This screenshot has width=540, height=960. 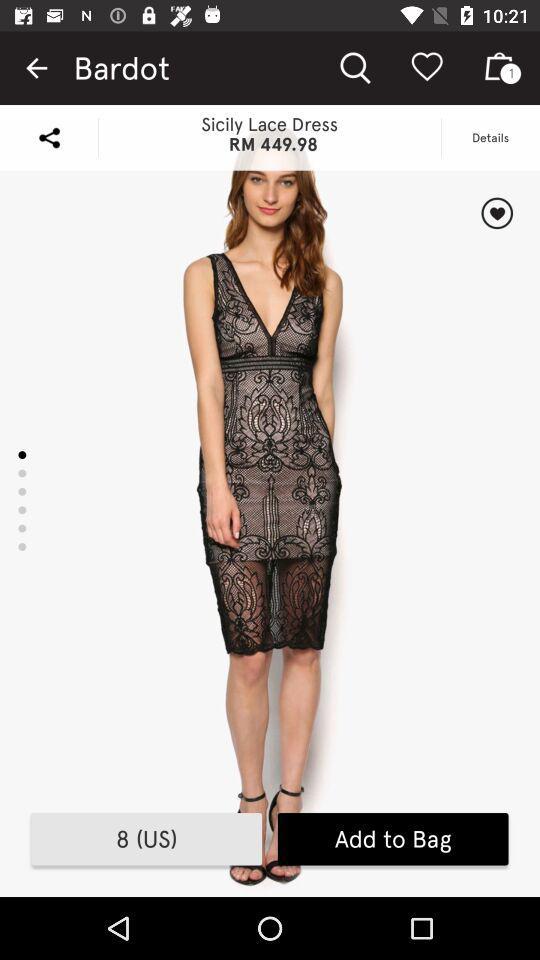 I want to click on the icon next to the 8 (us), so click(x=393, y=839).